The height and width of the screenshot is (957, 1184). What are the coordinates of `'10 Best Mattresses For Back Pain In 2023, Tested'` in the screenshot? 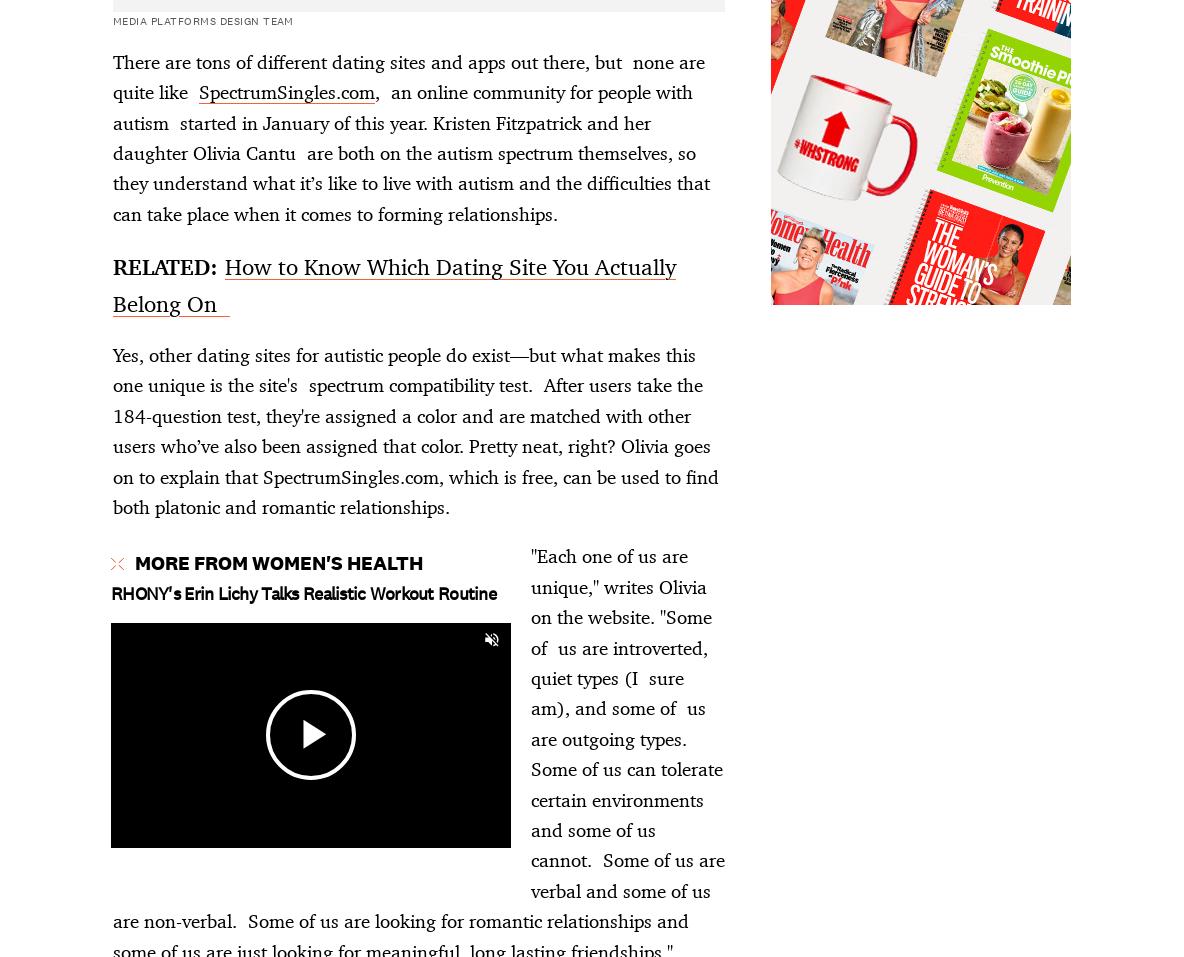 It's located at (321, 331).